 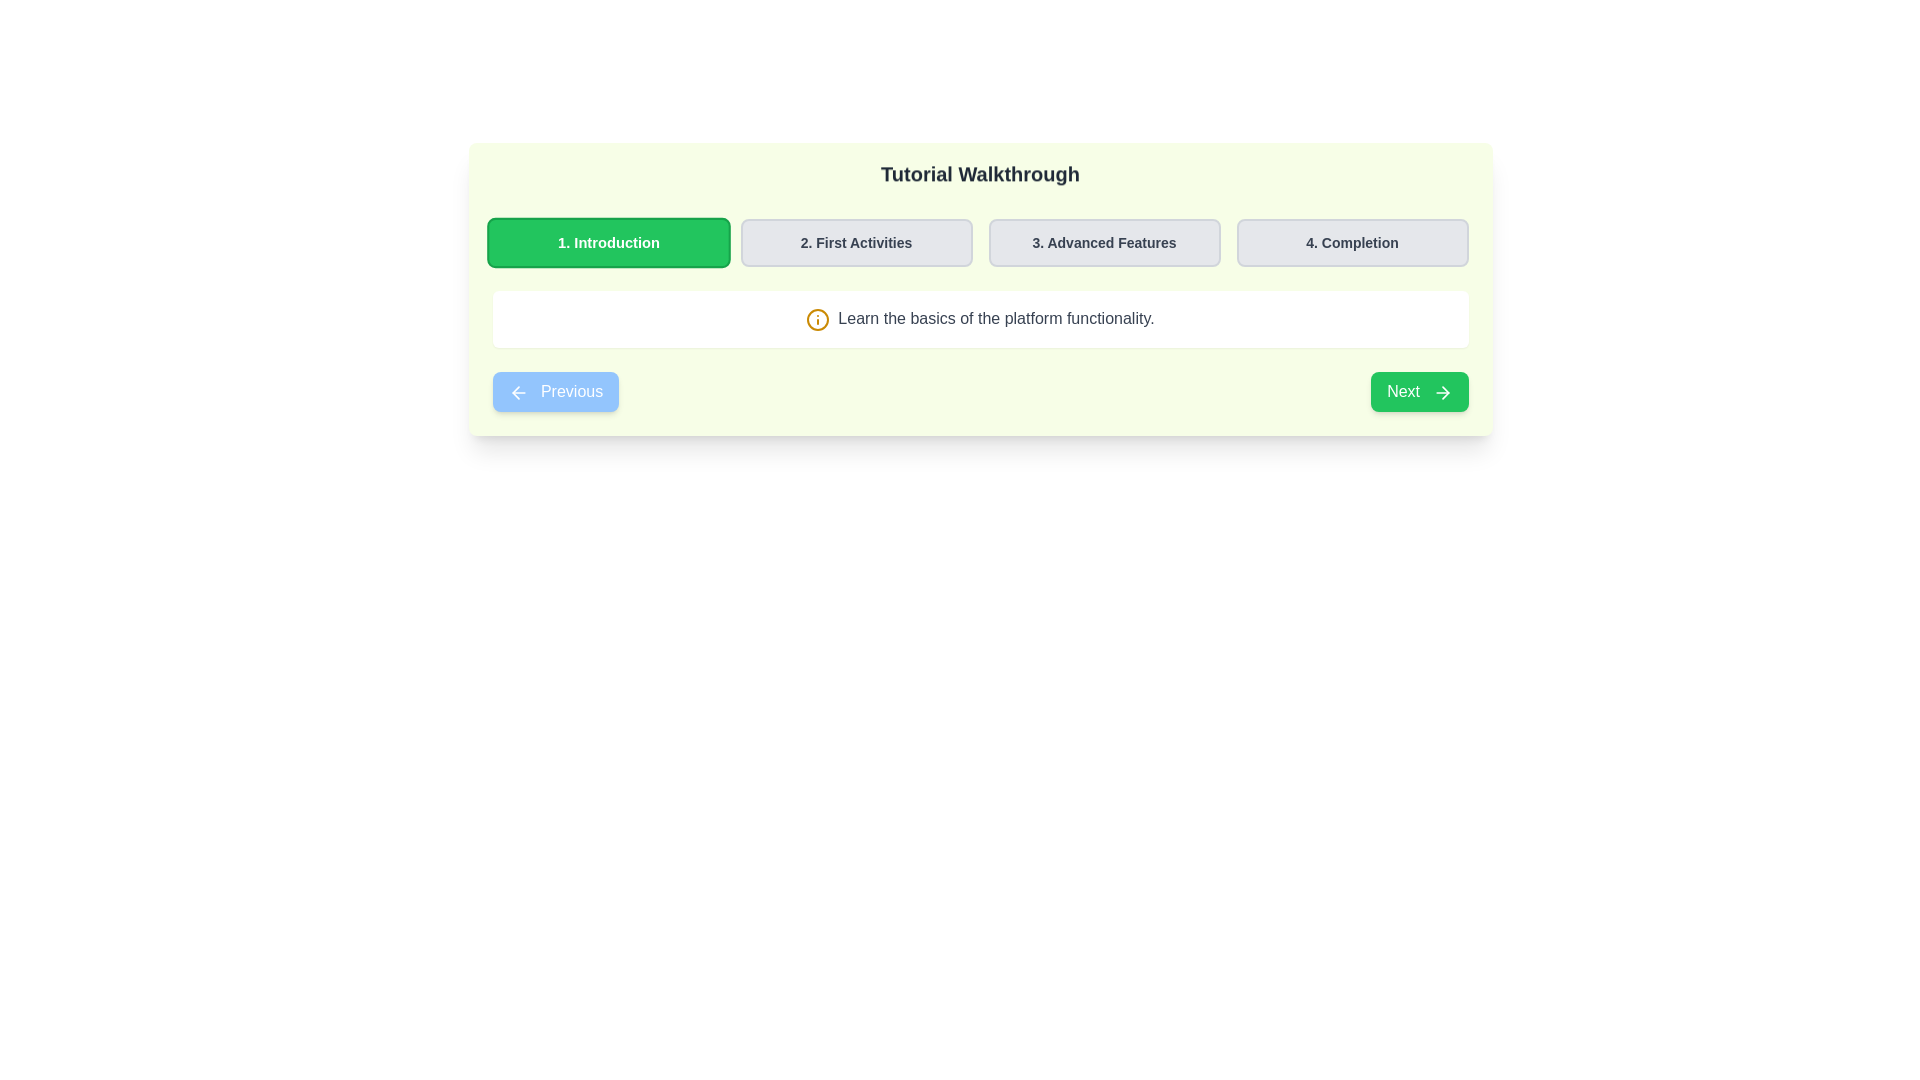 I want to click on the button labeled '2. First Activities' to interact, so click(x=856, y=242).